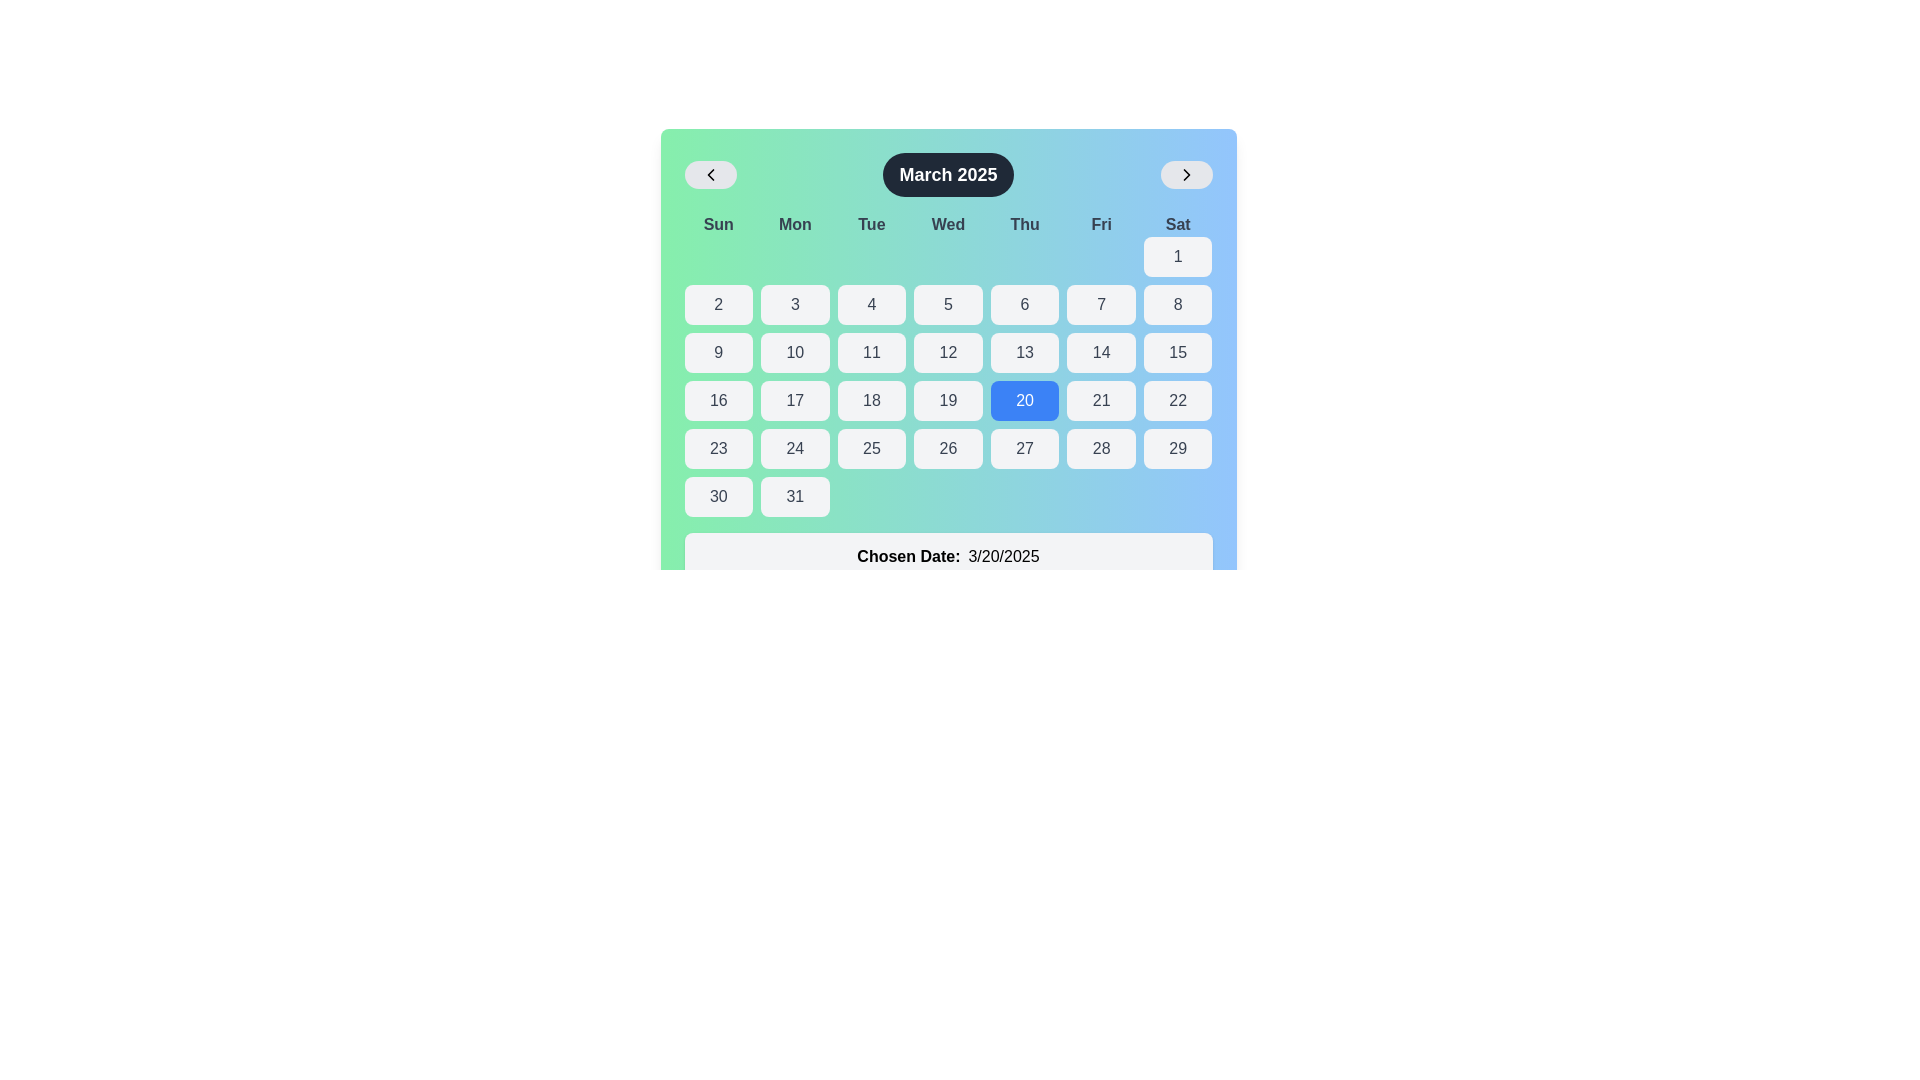  Describe the element at coordinates (1186, 173) in the screenshot. I see `the button with a forward-pointing chevron icon, located at the top-right of the calendar header next to the 'March 2025' label` at that location.